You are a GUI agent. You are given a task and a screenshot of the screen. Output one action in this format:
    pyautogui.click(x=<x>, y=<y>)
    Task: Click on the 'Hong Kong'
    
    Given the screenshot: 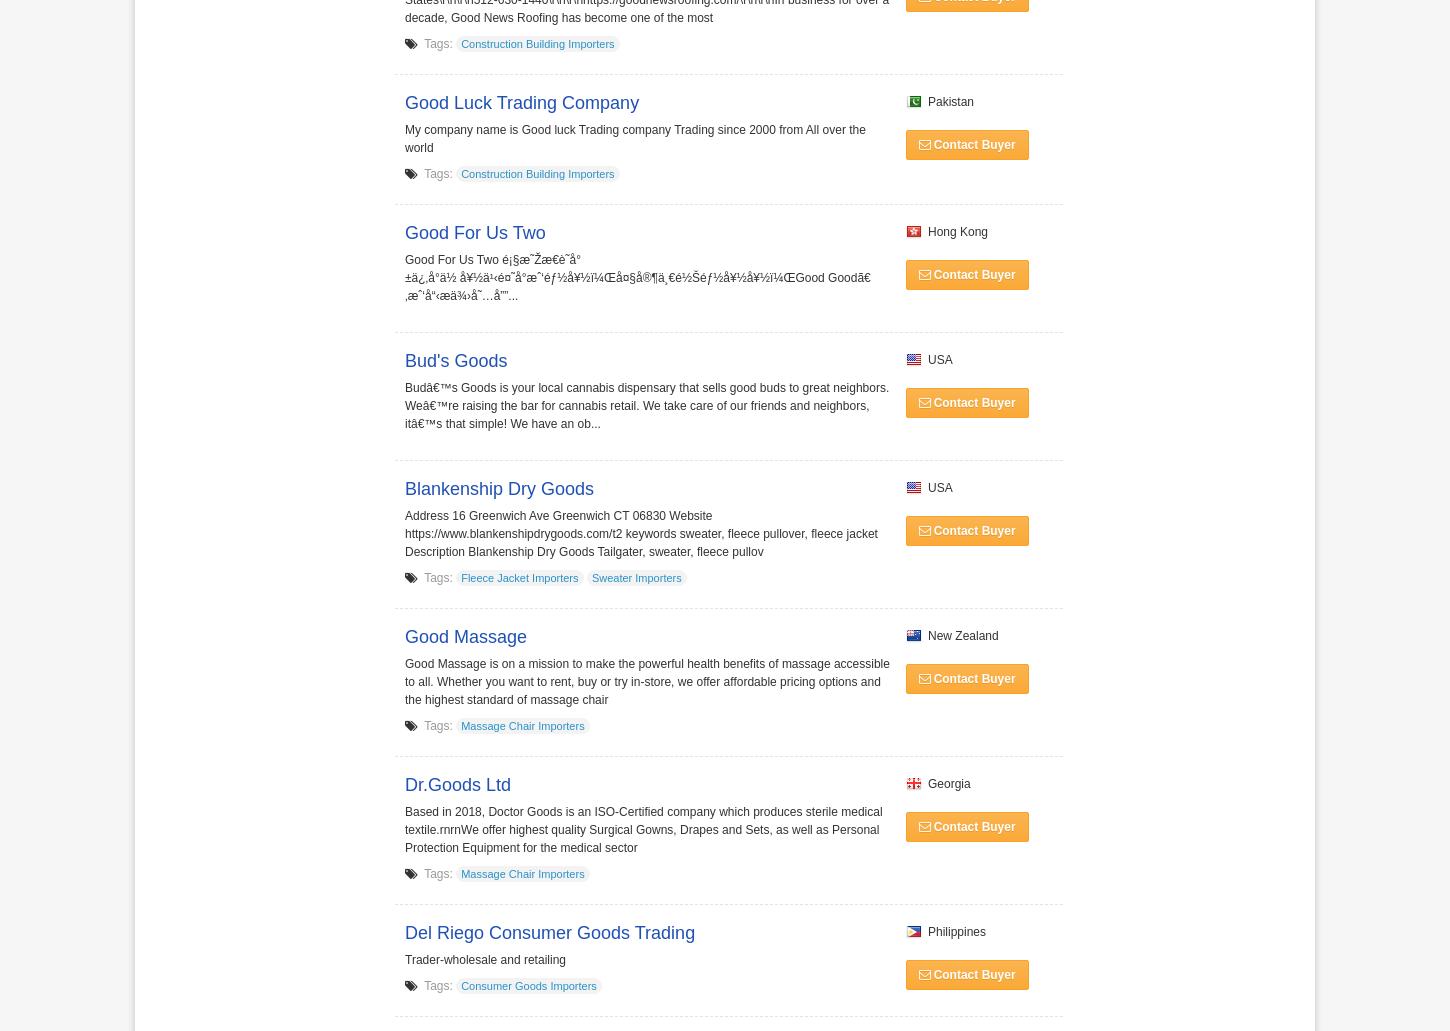 What is the action you would take?
    pyautogui.click(x=954, y=231)
    